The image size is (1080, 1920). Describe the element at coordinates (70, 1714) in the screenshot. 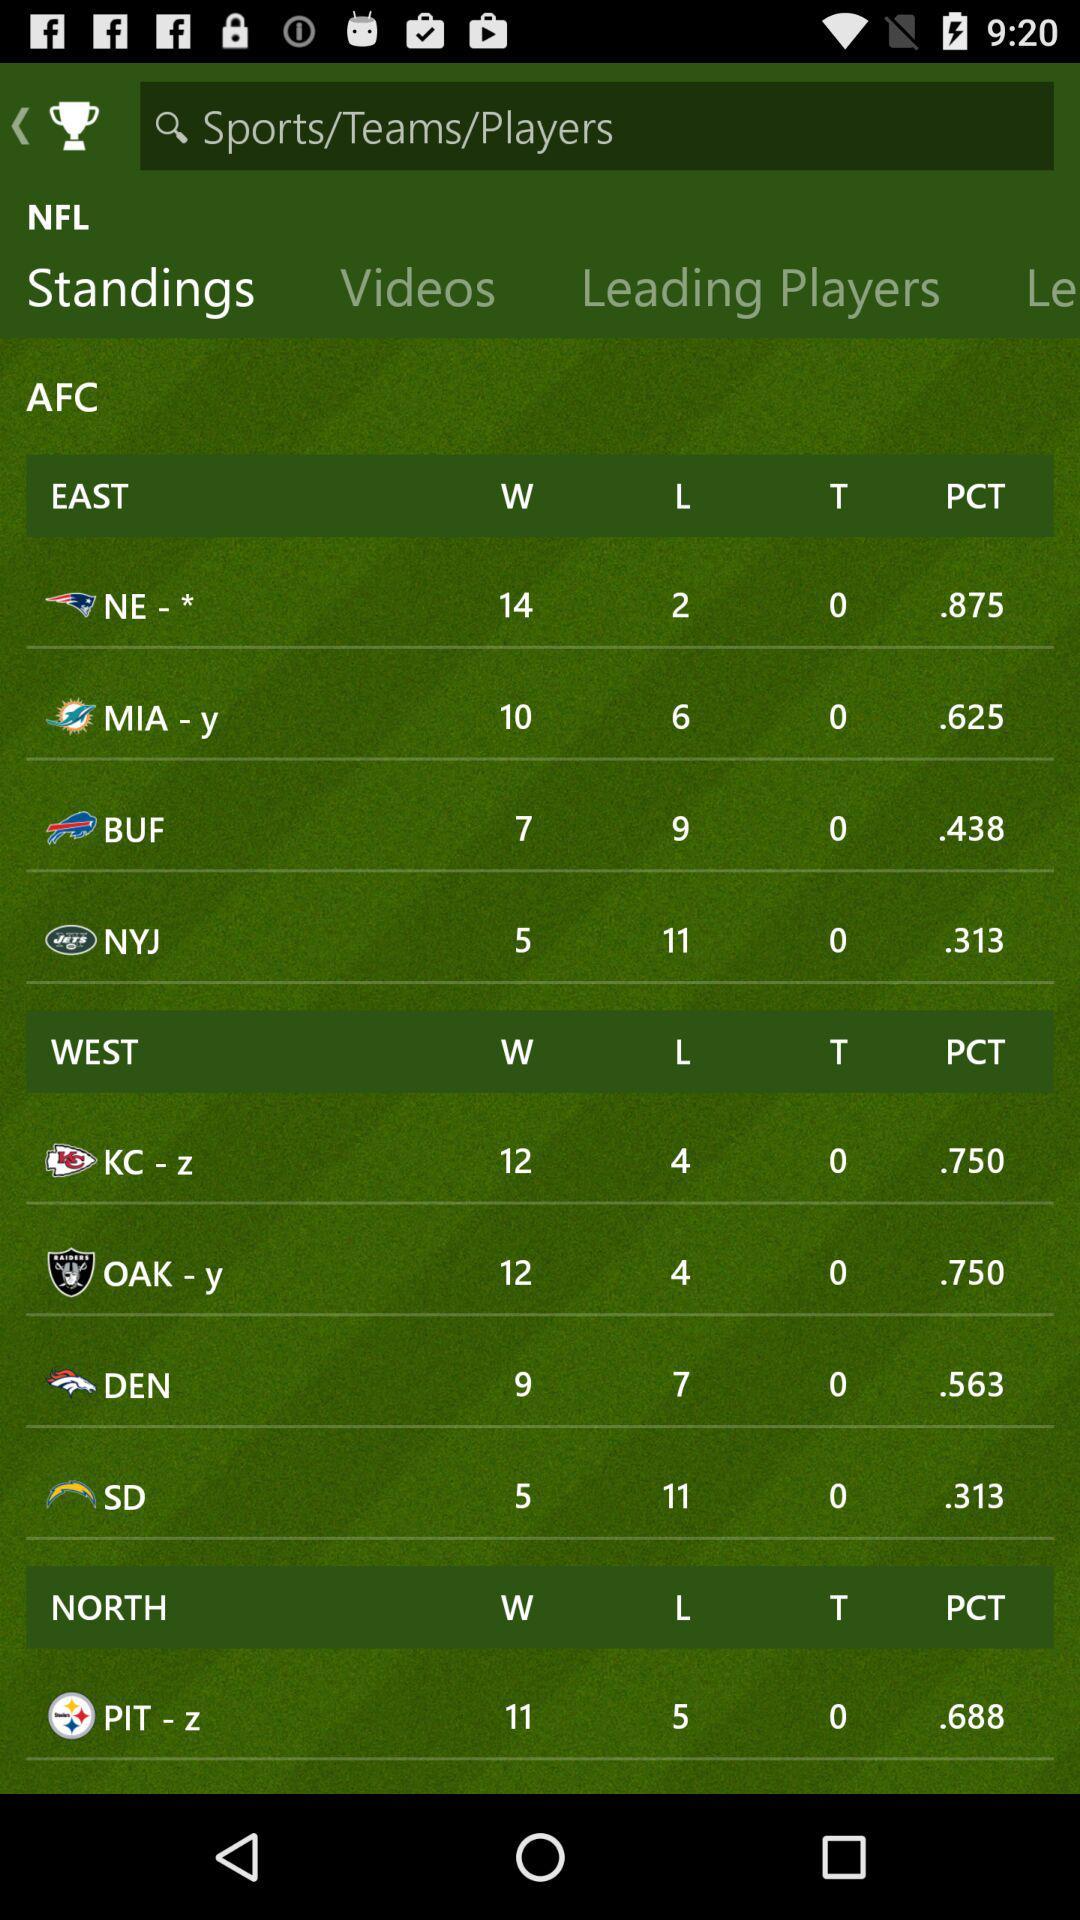

I see `the image which is at  bottom left corner` at that location.